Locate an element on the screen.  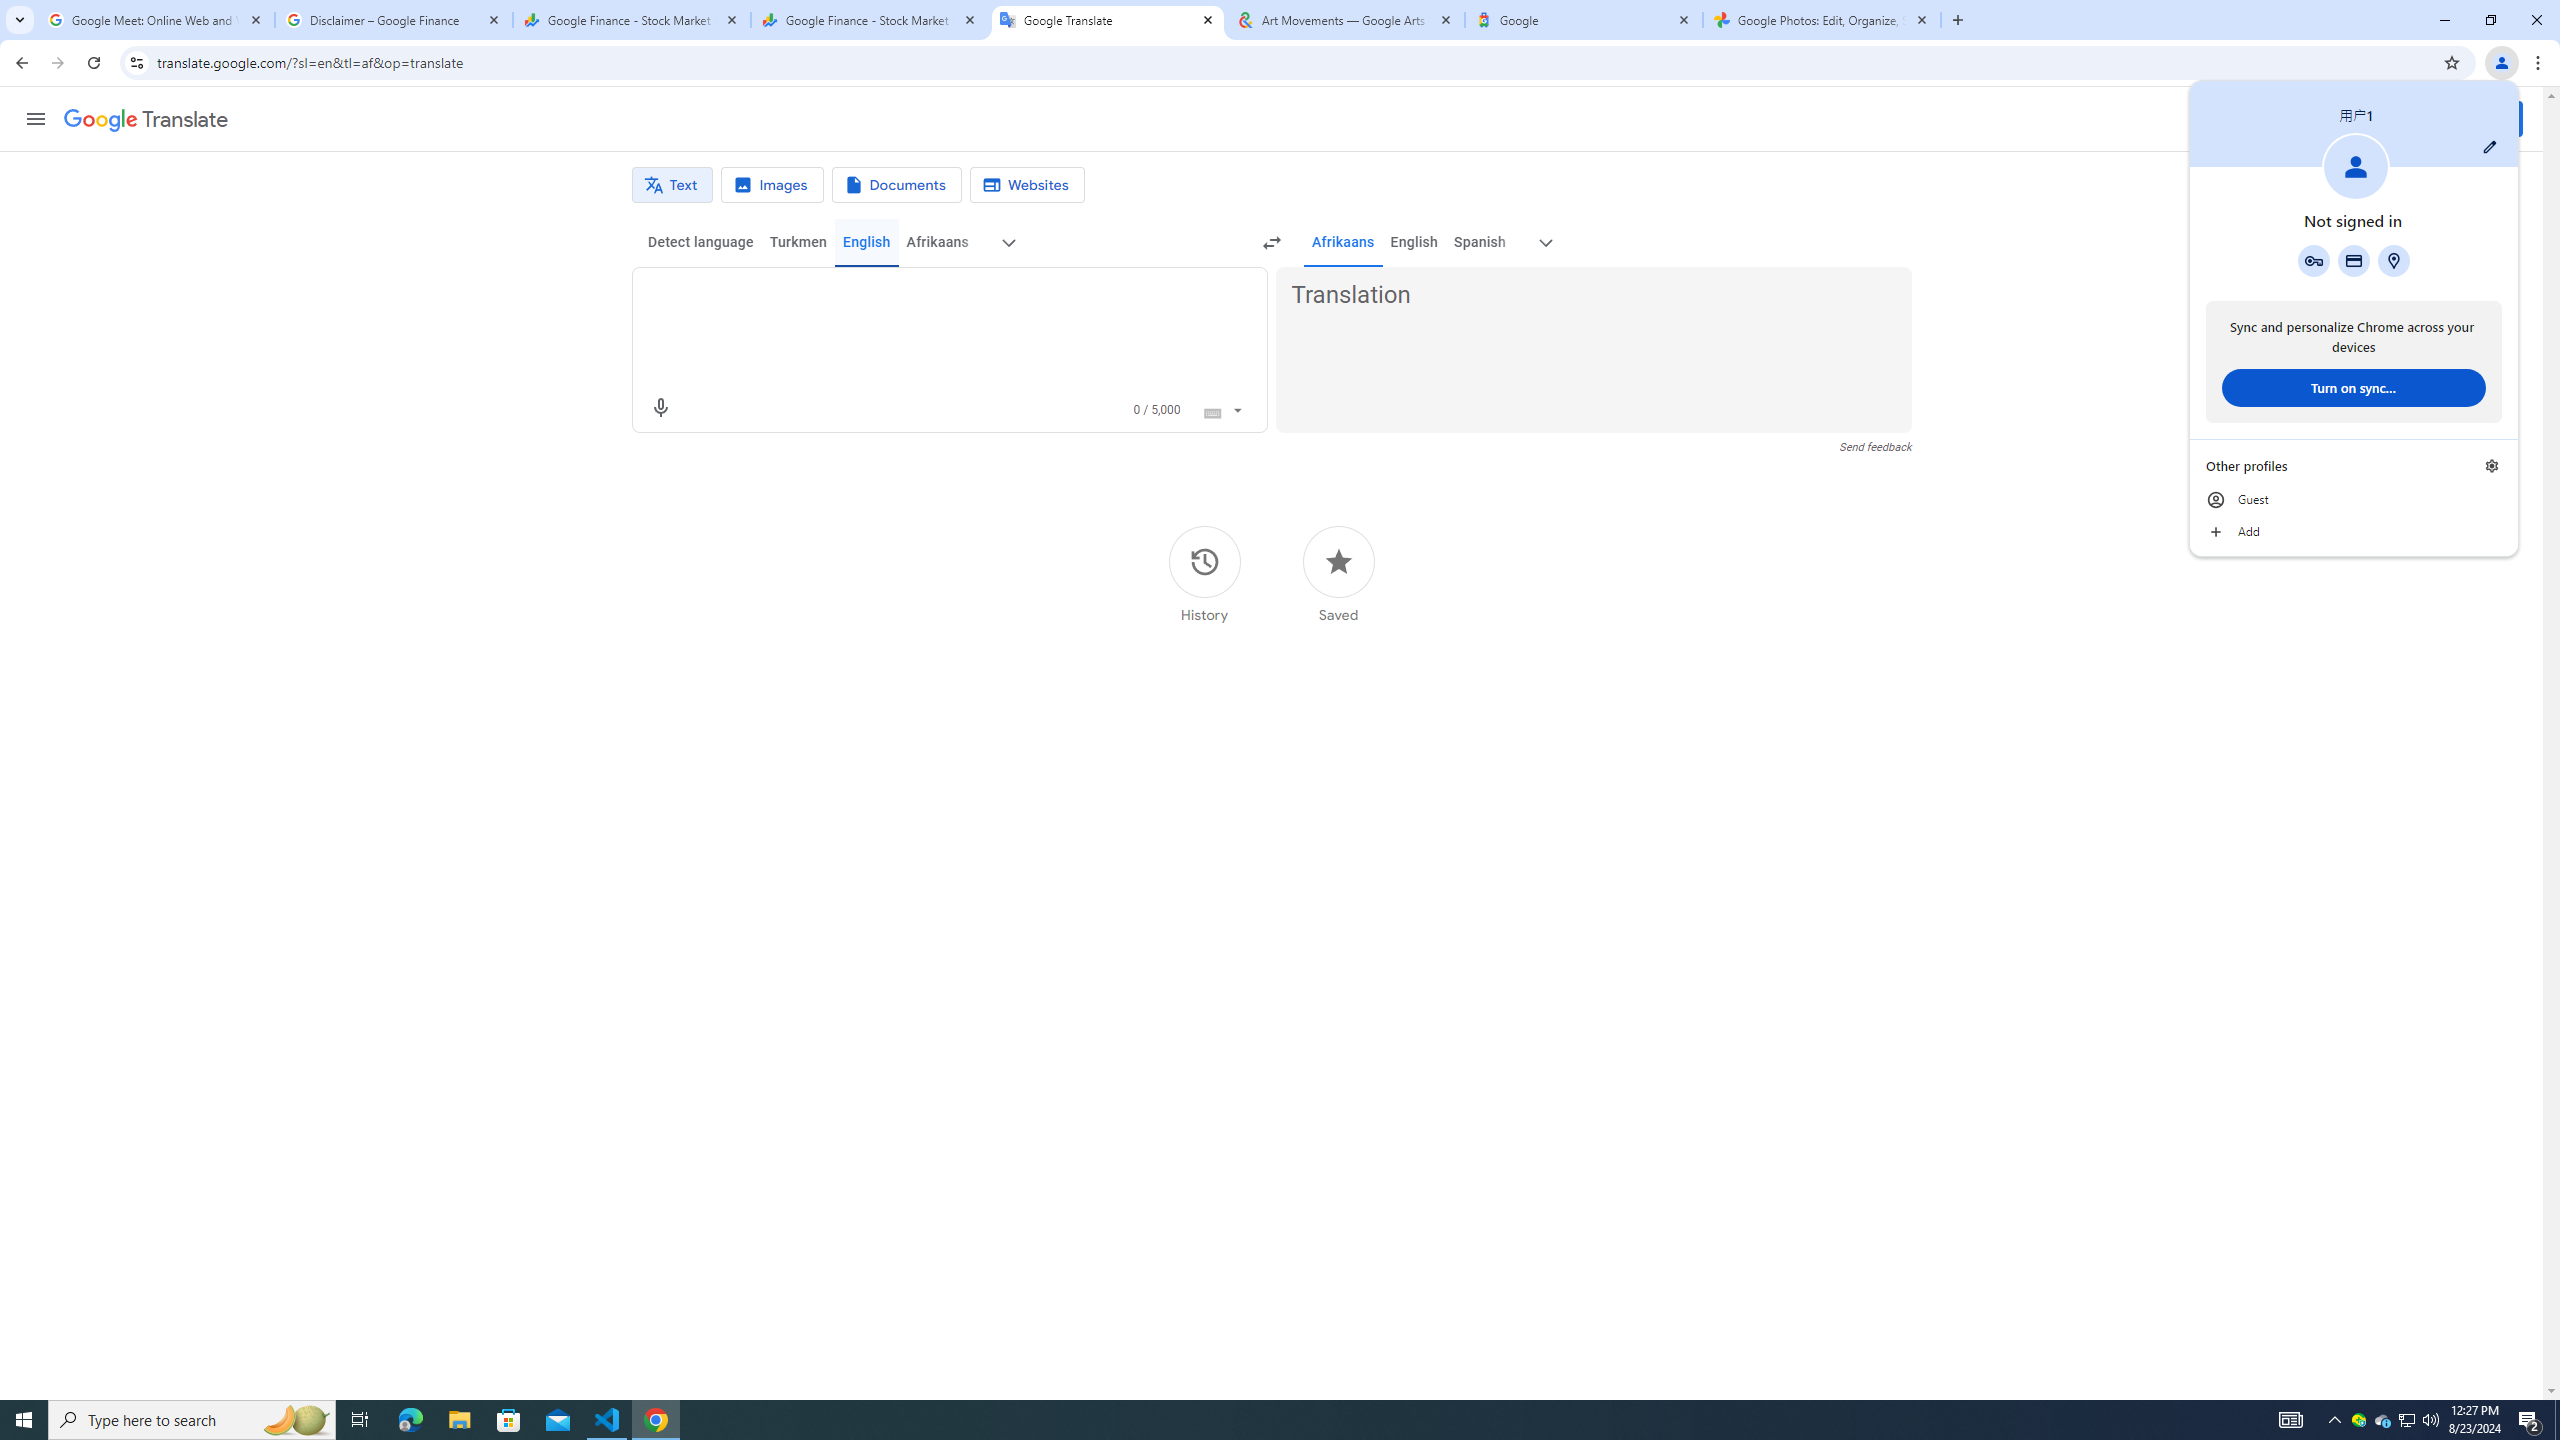
'User Promoted Notification Area' is located at coordinates (2405, 1418).